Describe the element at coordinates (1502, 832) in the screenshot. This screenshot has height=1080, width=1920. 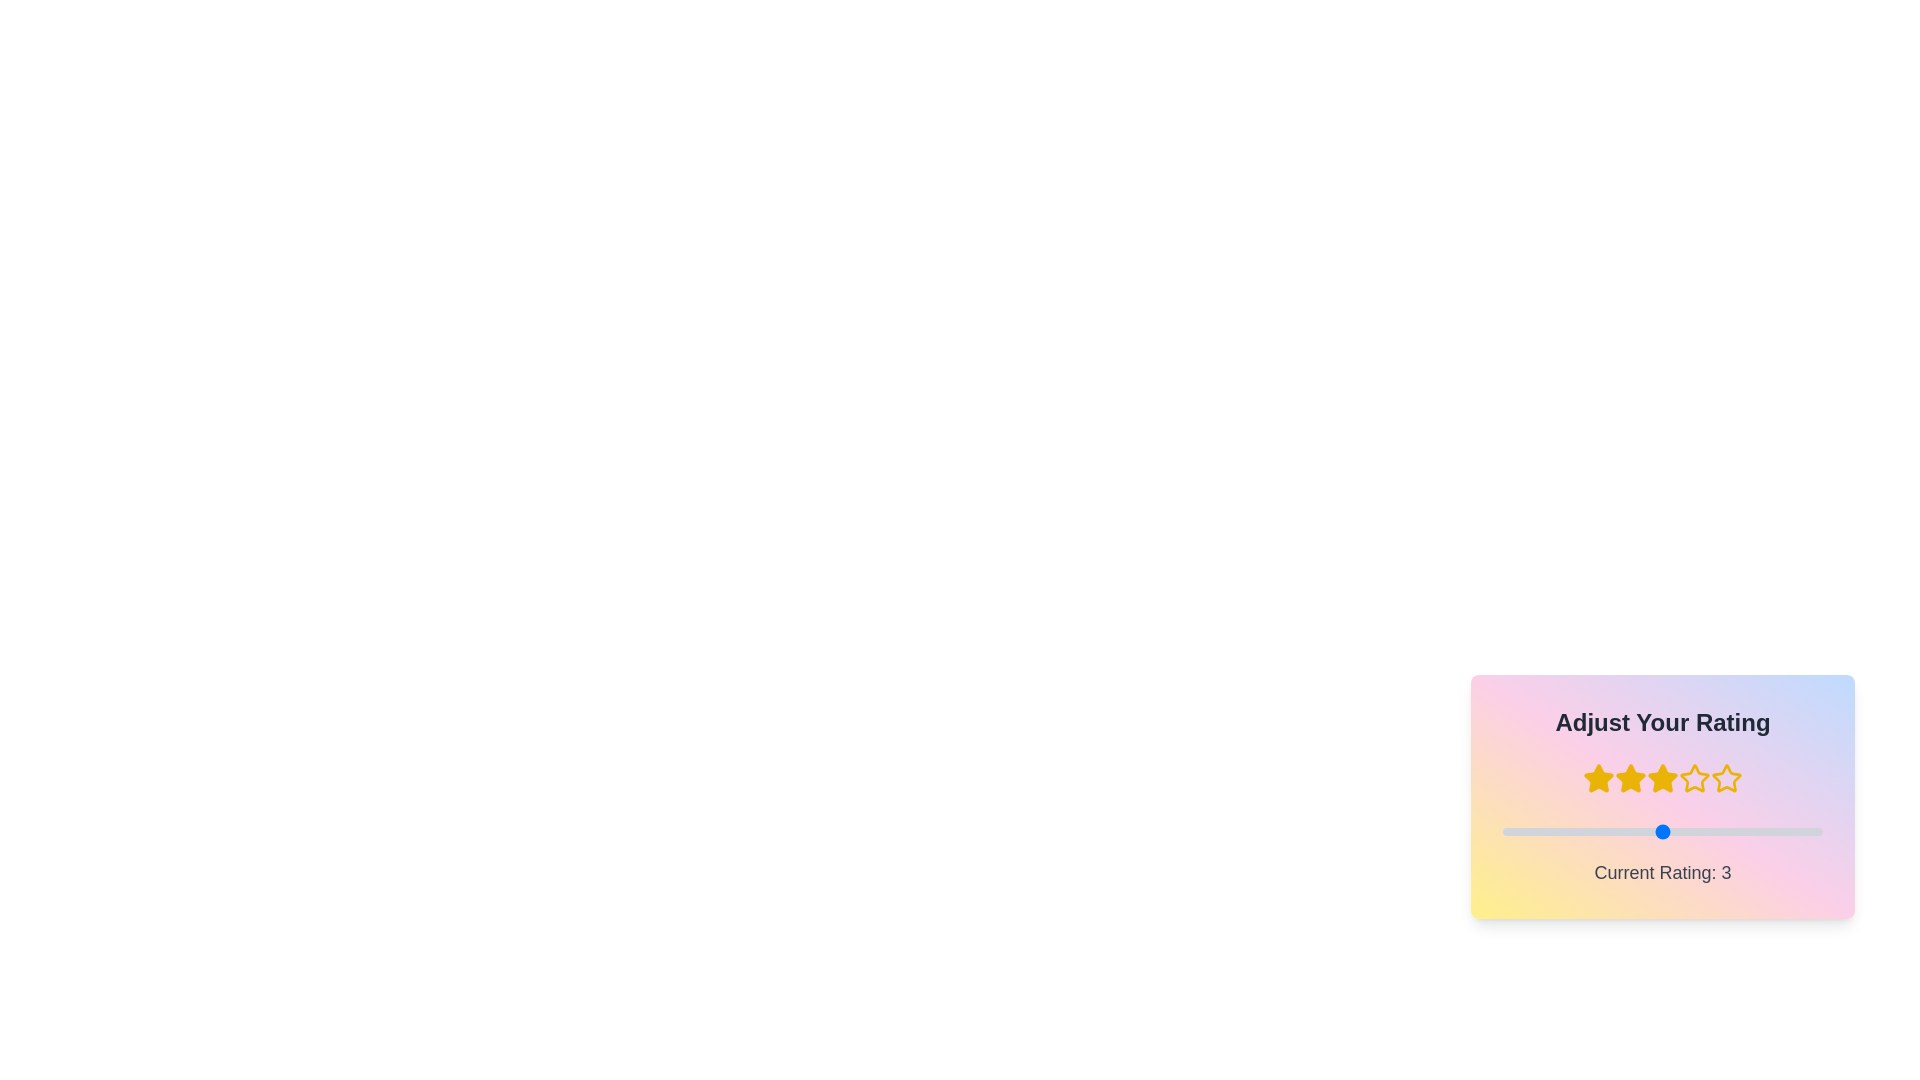
I see `the slider to set the rating to 4 (1 to 5)` at that location.